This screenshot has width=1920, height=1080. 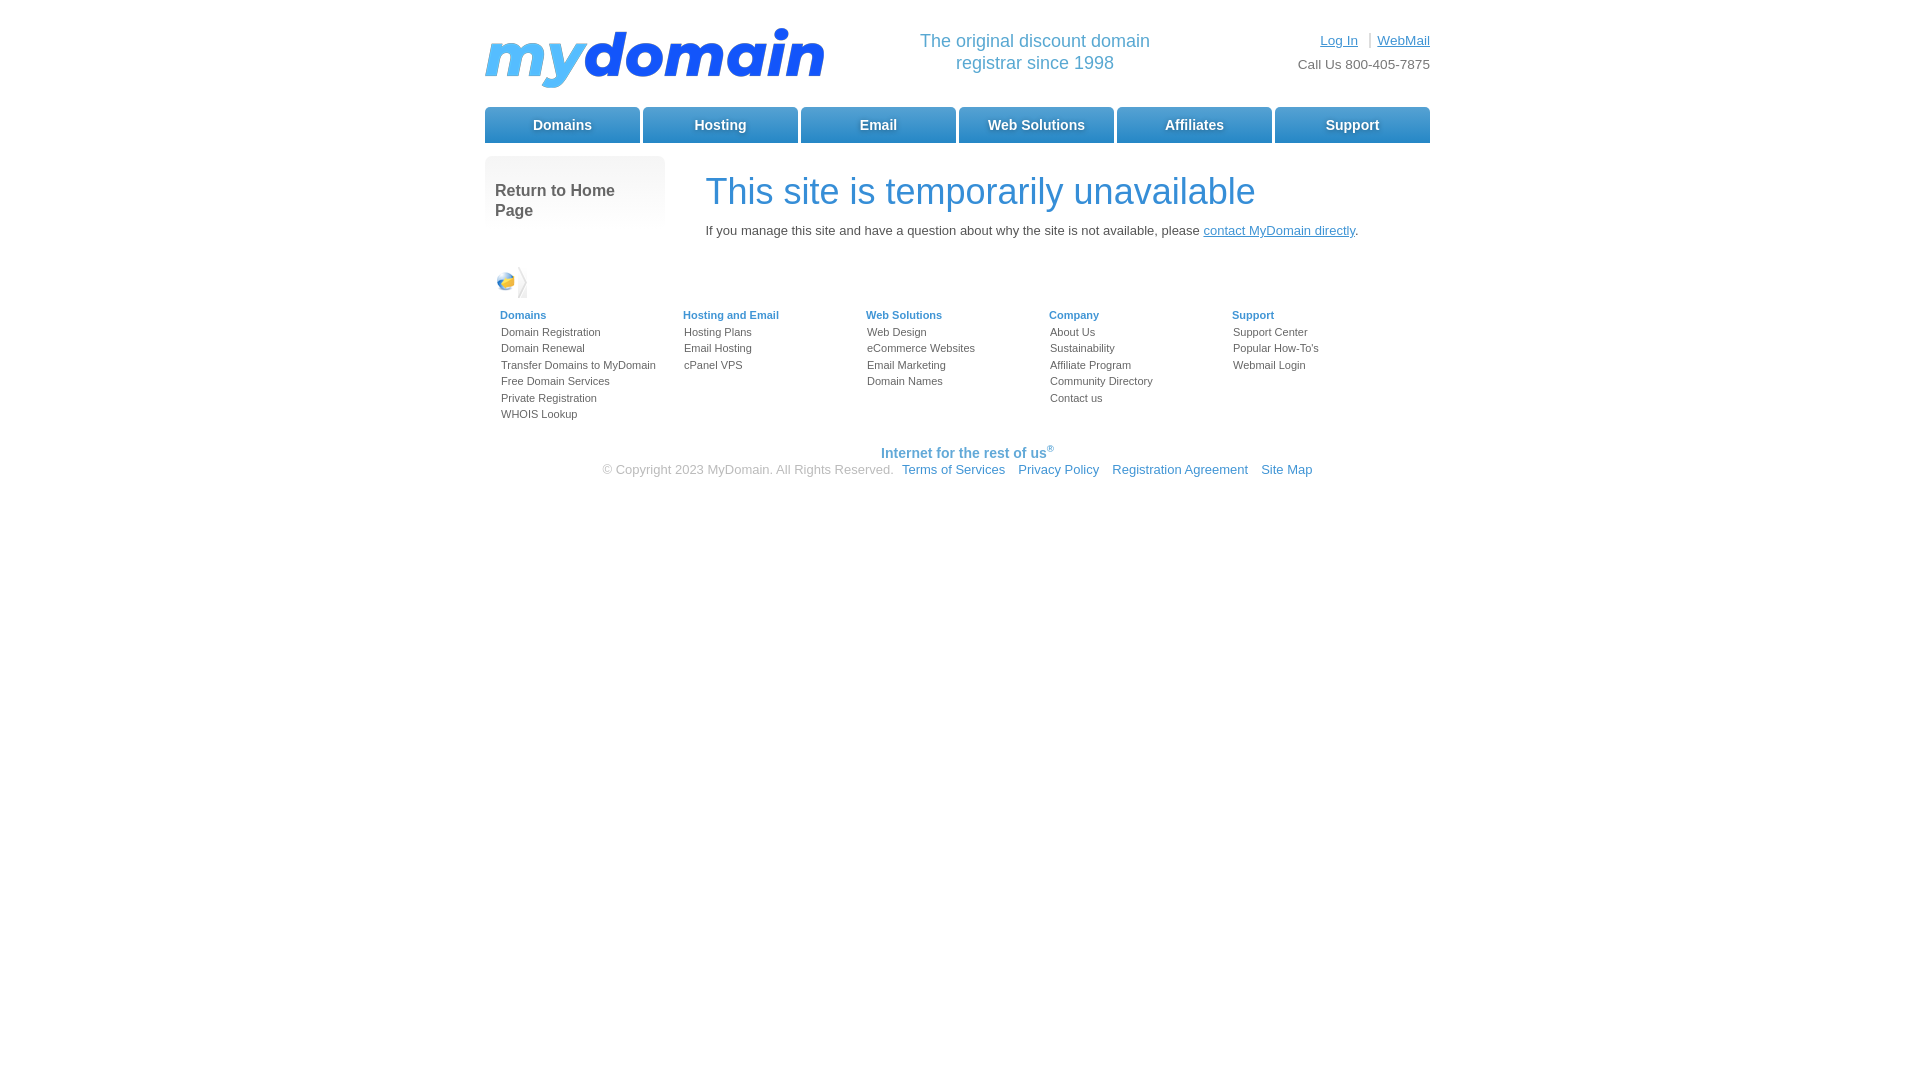 What do you see at coordinates (901, 469) in the screenshot?
I see `'Terms of Services'` at bounding box center [901, 469].